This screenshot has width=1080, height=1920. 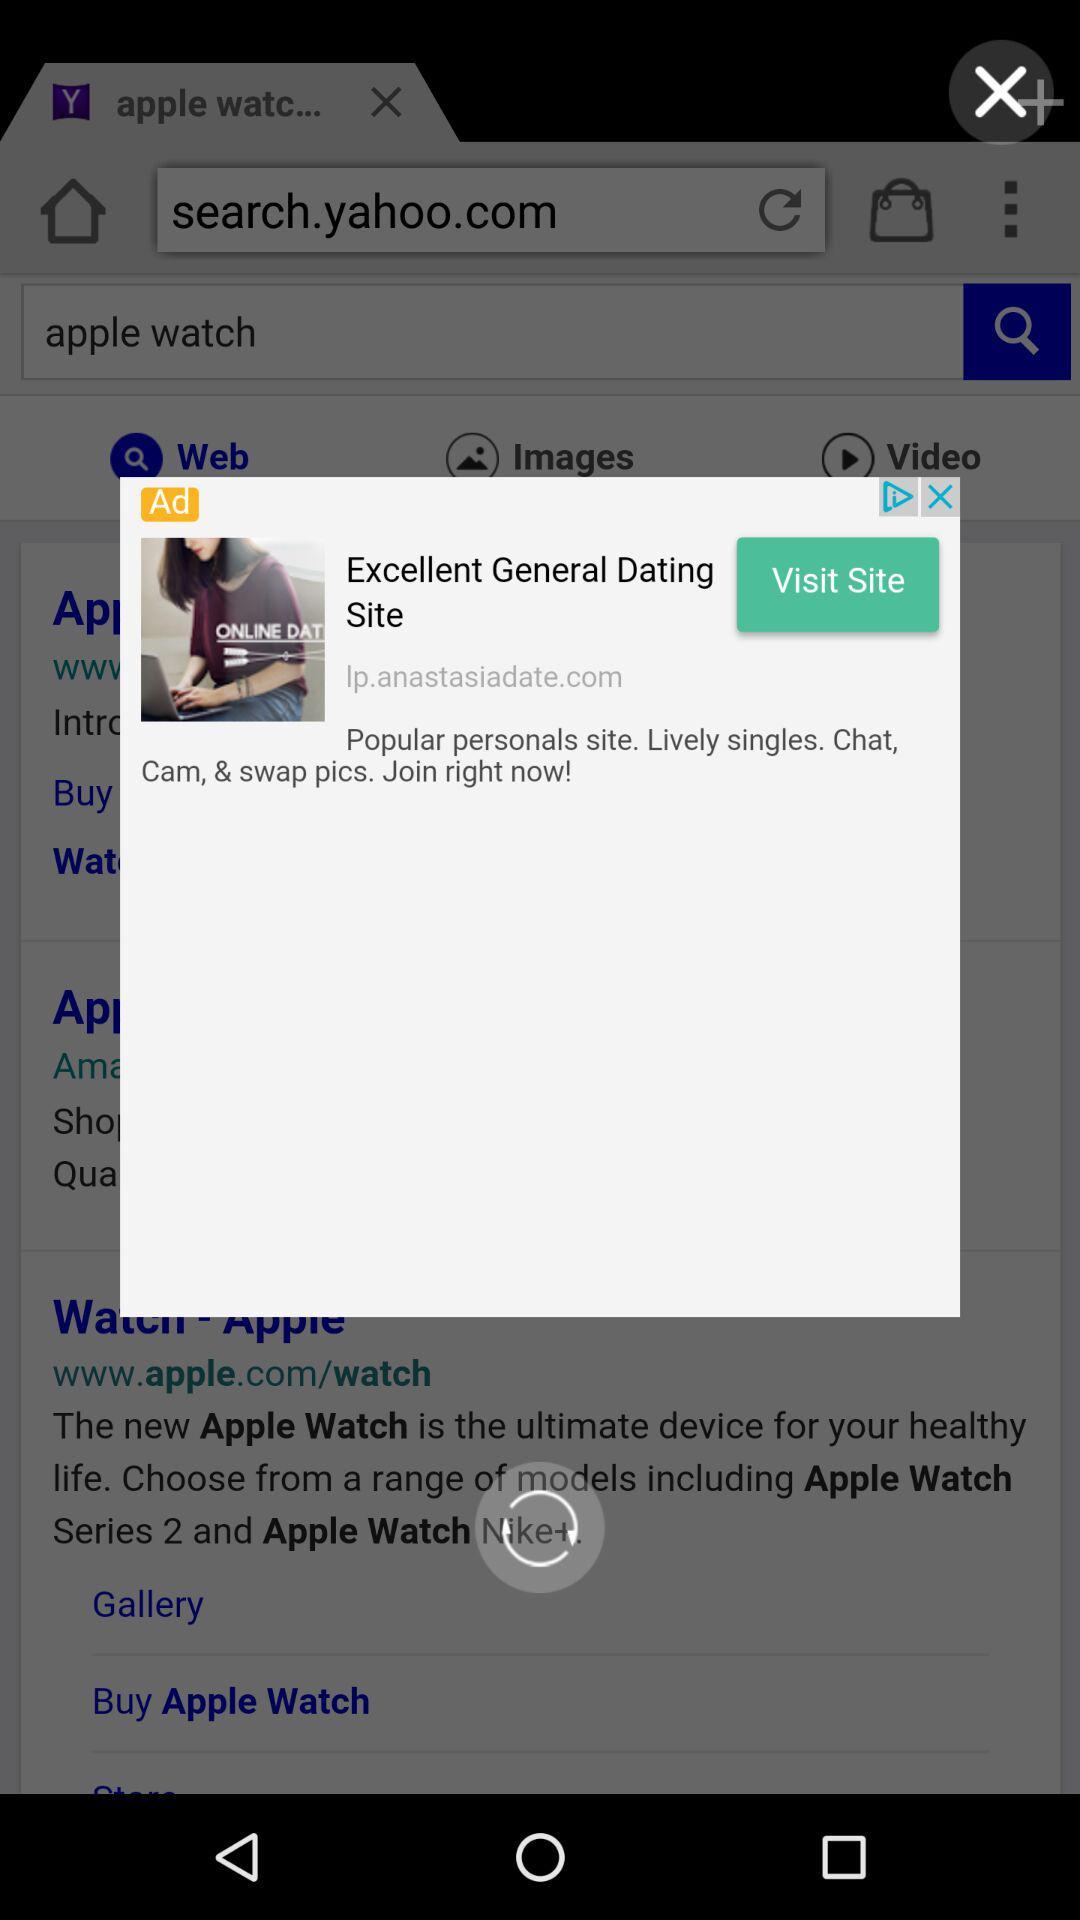 What do you see at coordinates (1001, 91) in the screenshot?
I see `the option` at bounding box center [1001, 91].